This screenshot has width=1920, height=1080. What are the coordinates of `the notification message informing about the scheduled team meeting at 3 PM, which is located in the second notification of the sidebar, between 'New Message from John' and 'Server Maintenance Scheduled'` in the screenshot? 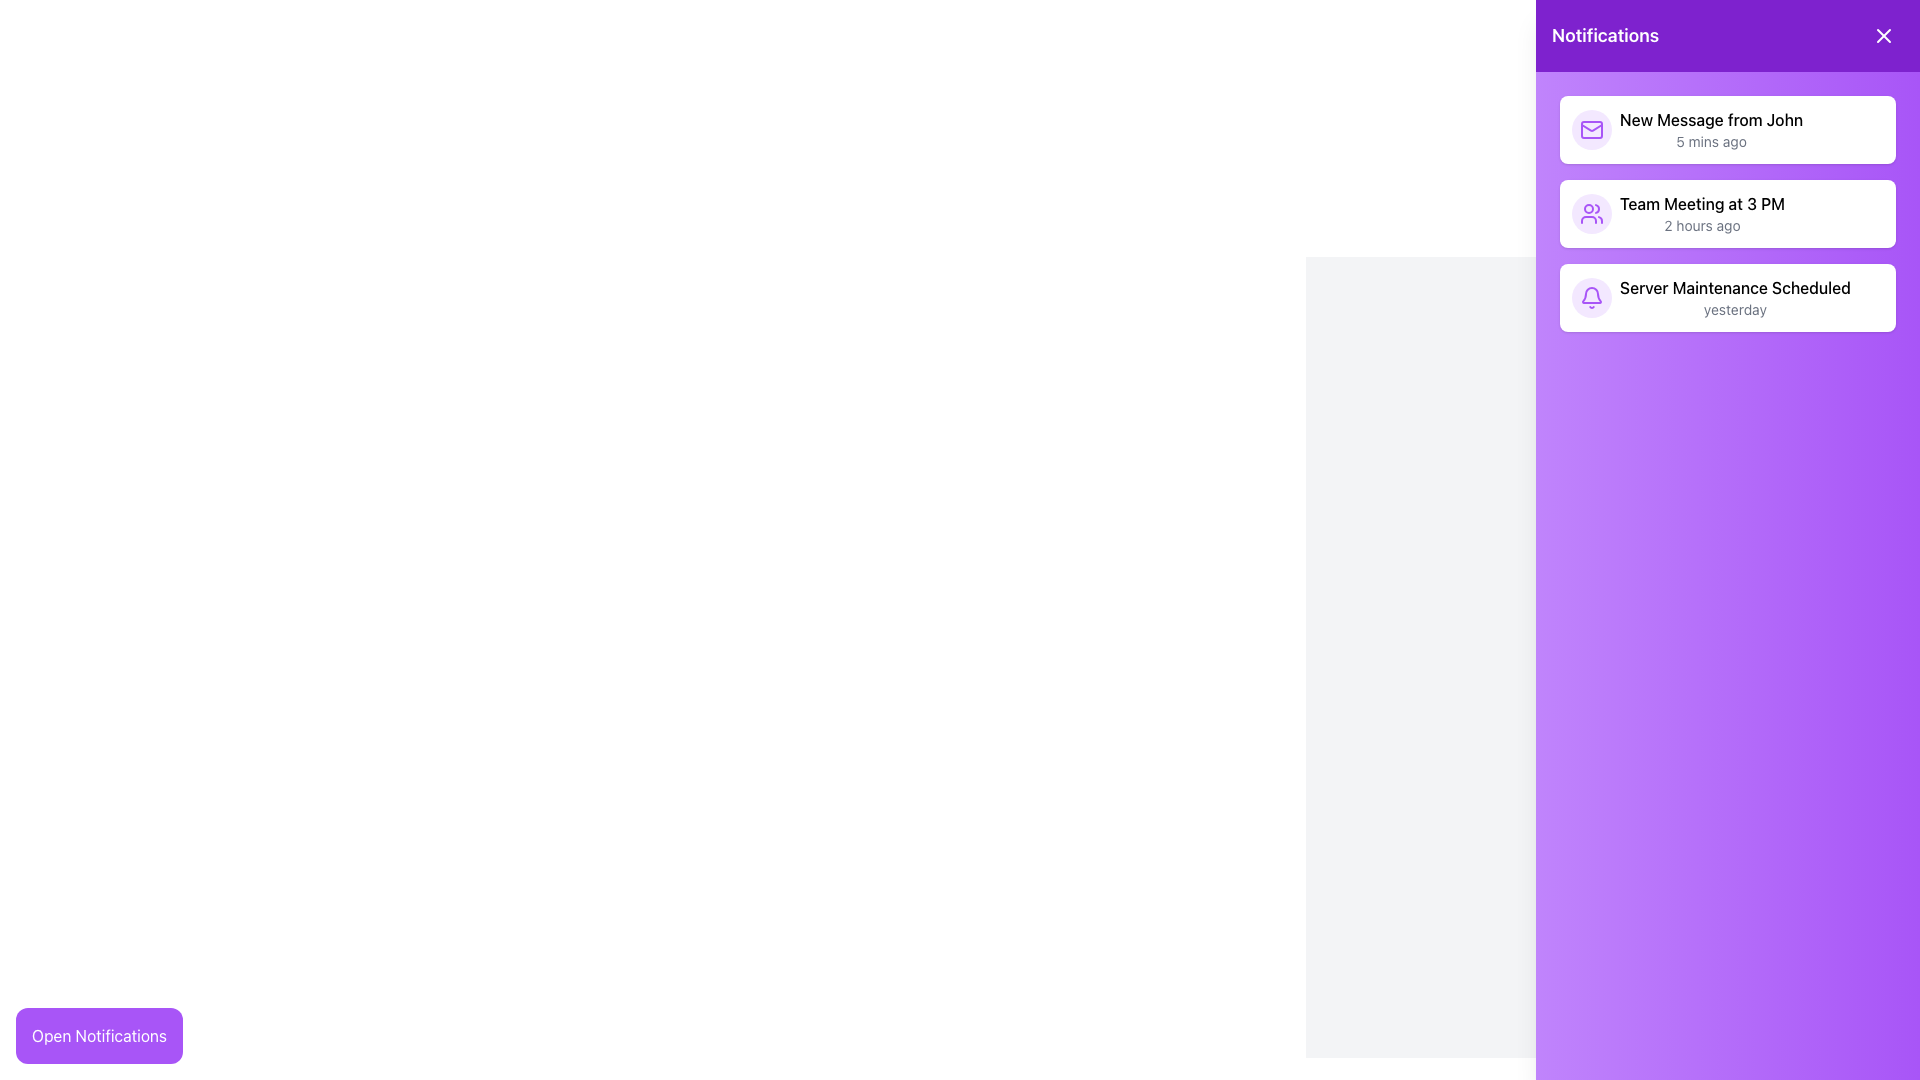 It's located at (1678, 213).